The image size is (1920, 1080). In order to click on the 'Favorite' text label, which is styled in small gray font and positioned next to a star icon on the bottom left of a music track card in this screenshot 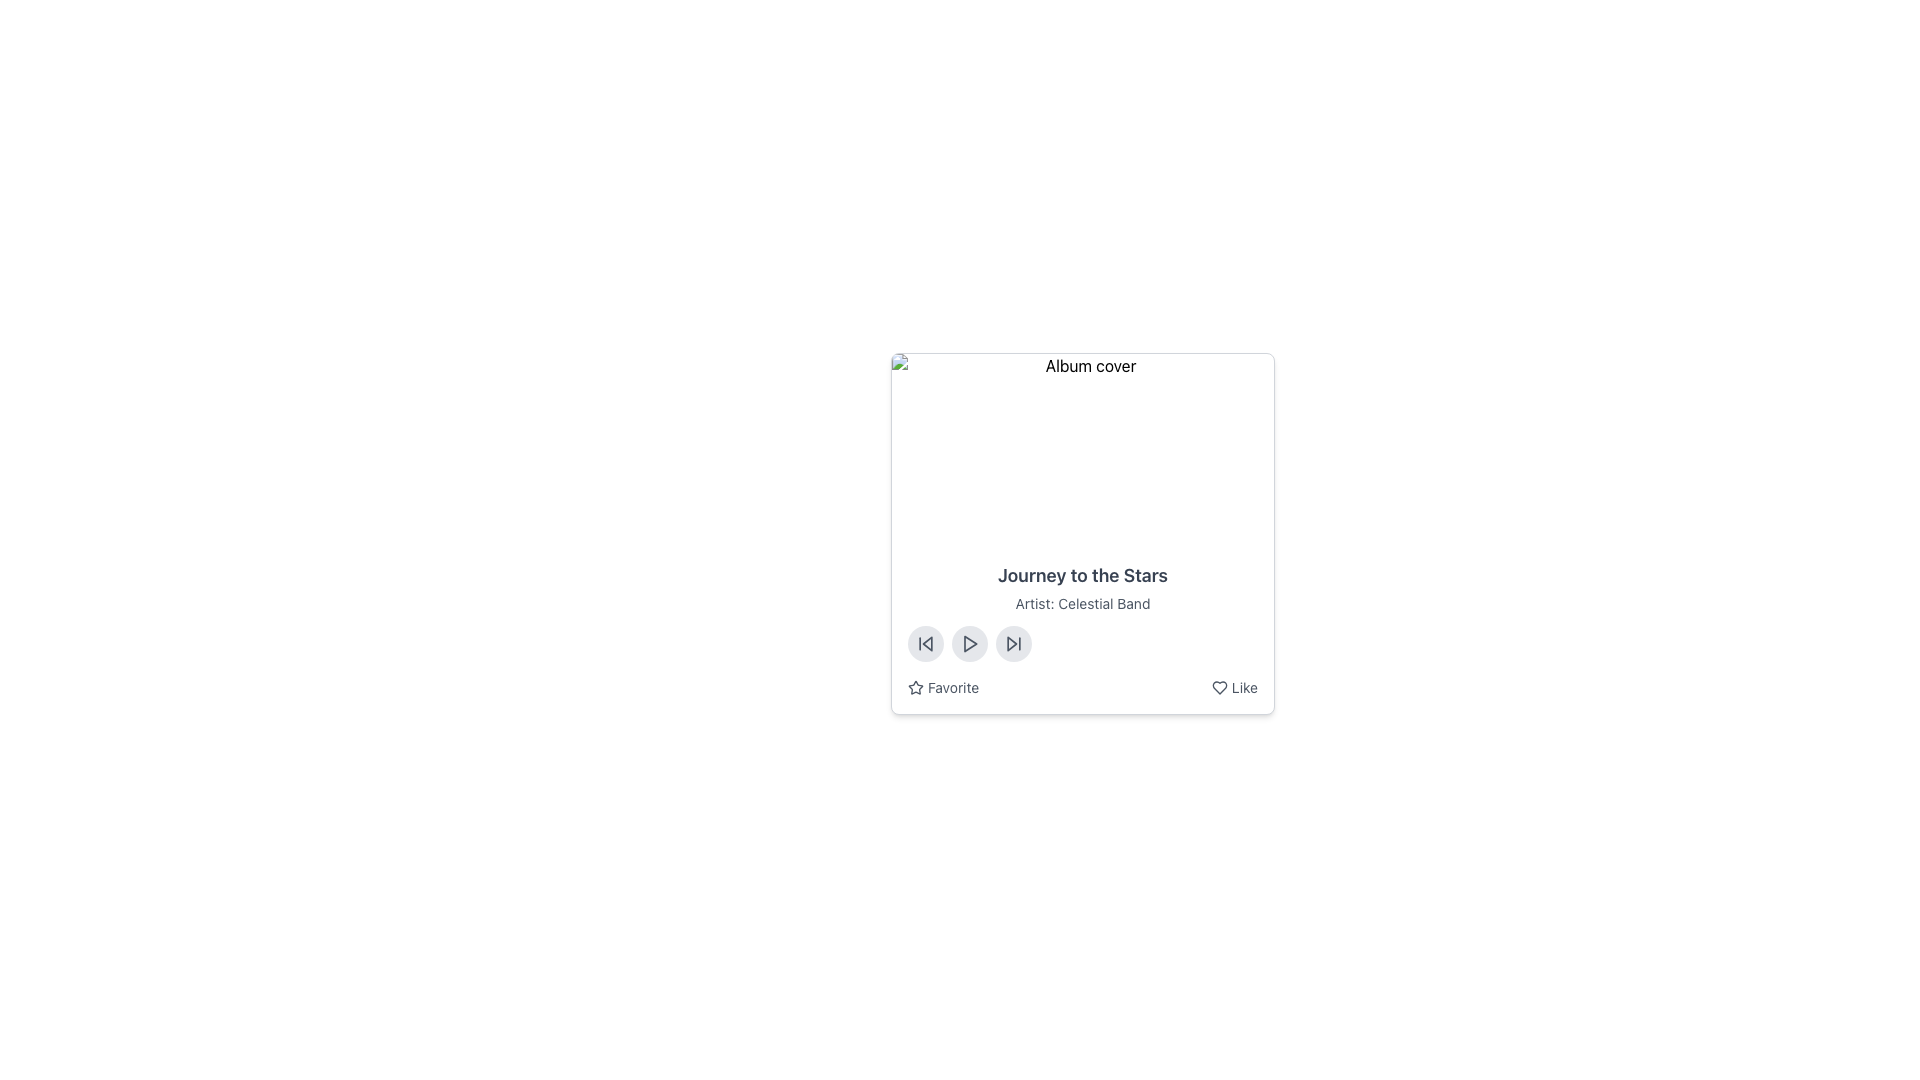, I will do `click(952, 686)`.